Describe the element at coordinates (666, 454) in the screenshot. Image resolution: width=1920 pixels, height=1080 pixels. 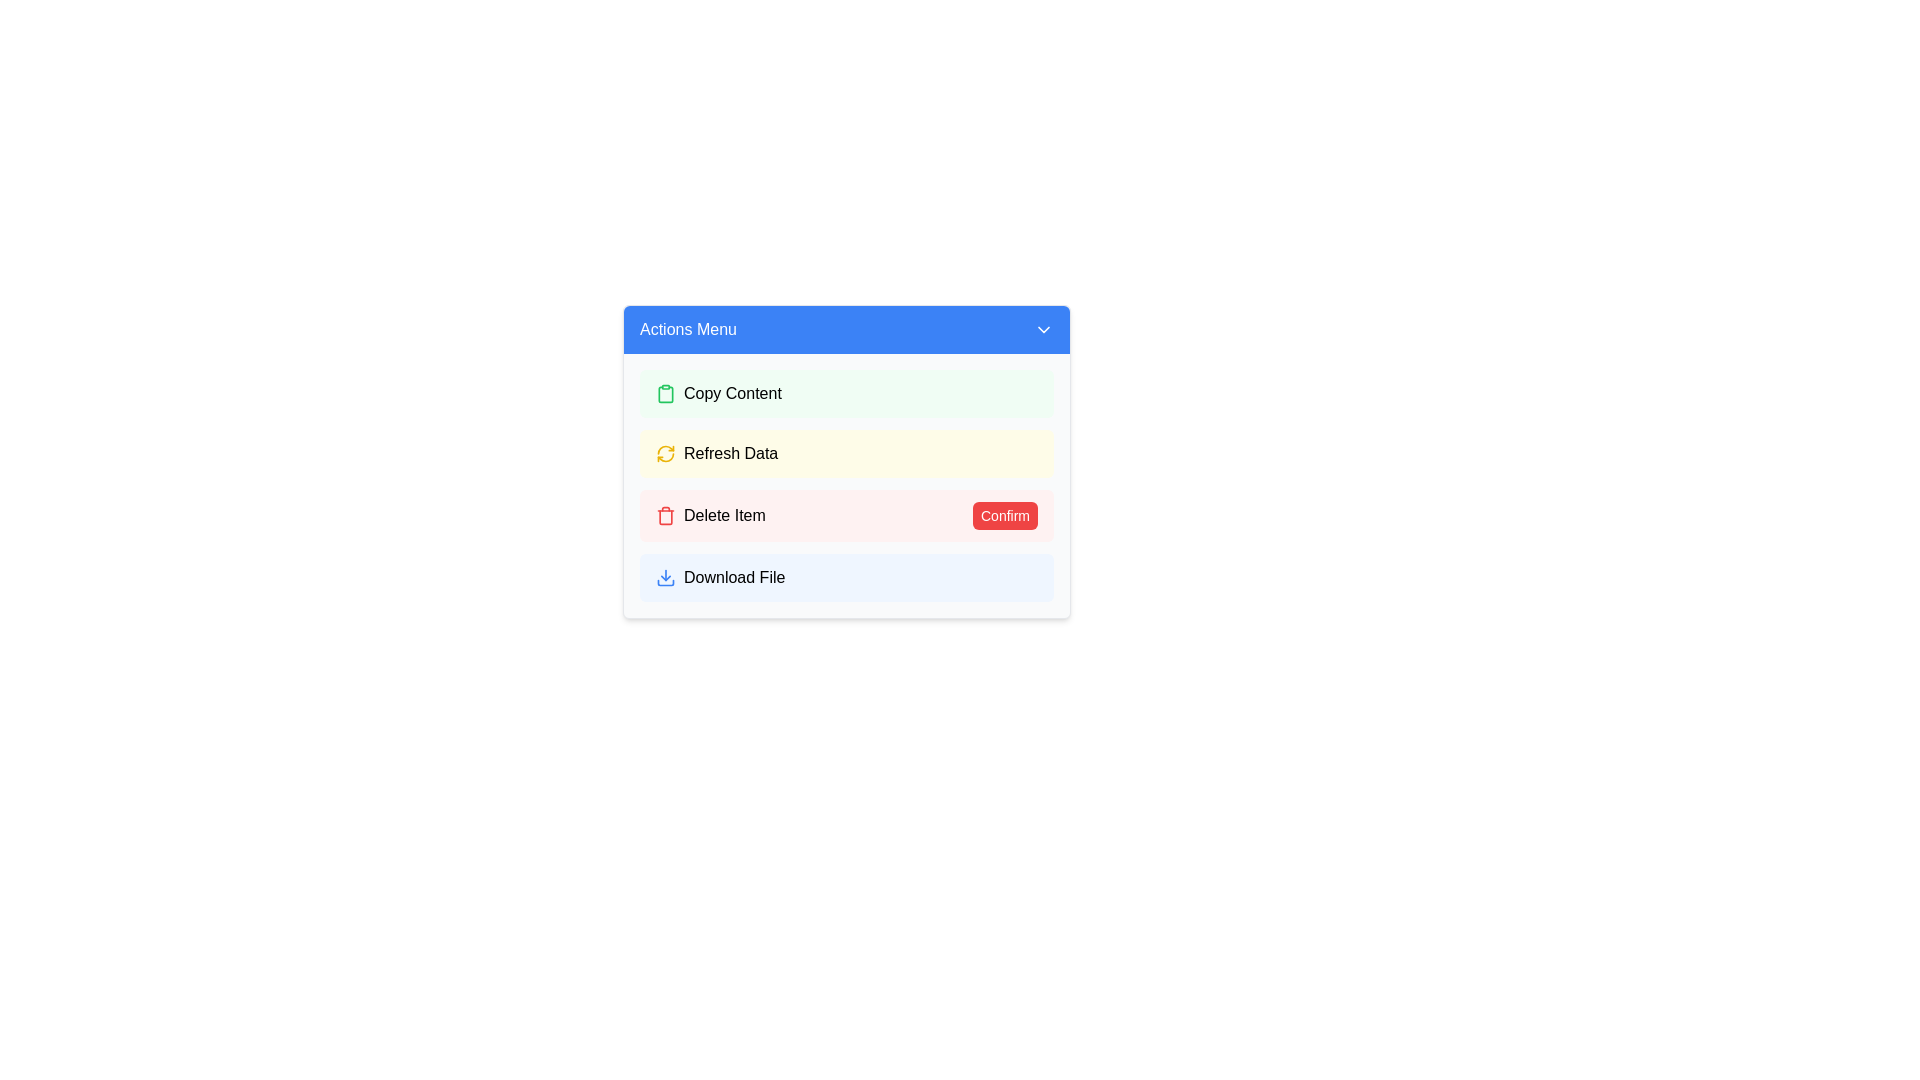
I see `the refresh icon, which is a circular arrow symbol with a yellow hue, located to the left of the 'Refresh Data' button` at that location.